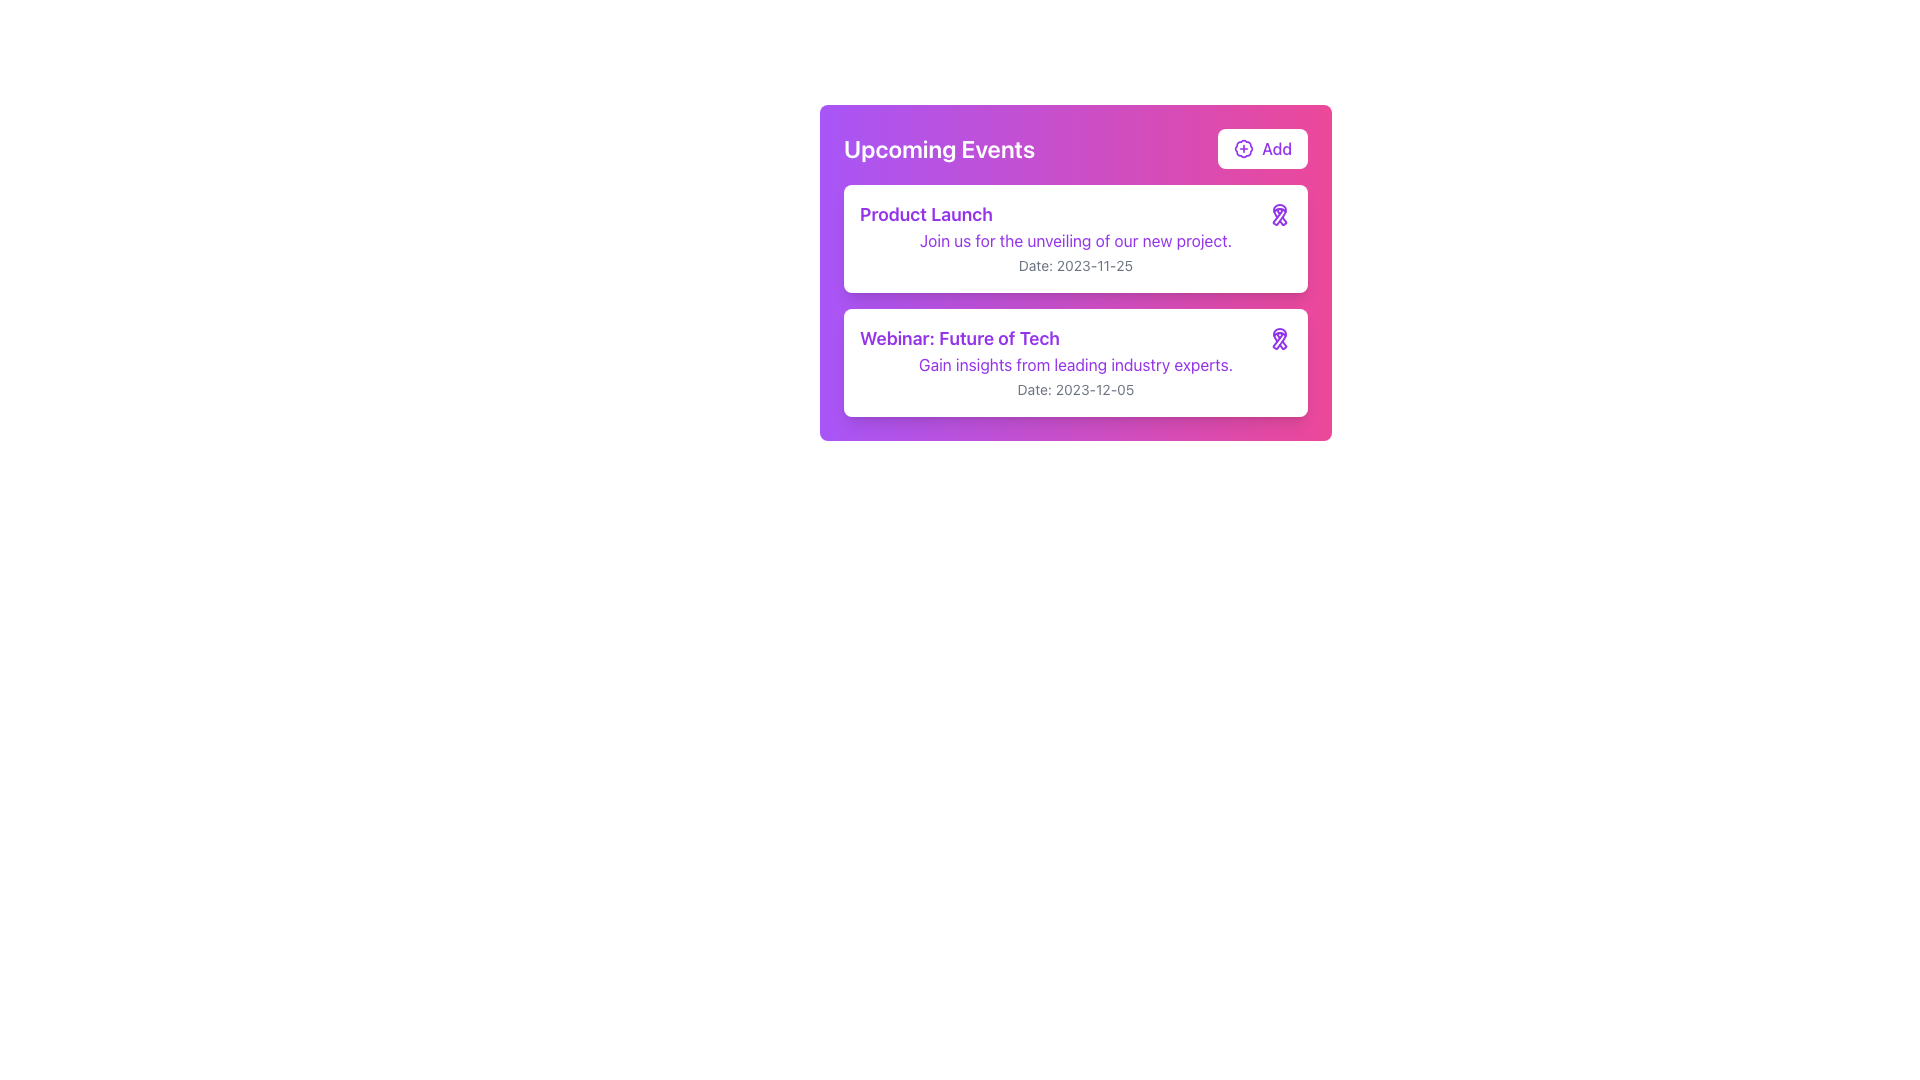 Image resolution: width=1920 pixels, height=1080 pixels. What do you see at coordinates (1074, 239) in the screenshot?
I see `the styled text element reading 'Join us for the unveiling of our new project.' which is located below the title 'Product Launch' and above the date 'Date: 2023-11-25'` at bounding box center [1074, 239].